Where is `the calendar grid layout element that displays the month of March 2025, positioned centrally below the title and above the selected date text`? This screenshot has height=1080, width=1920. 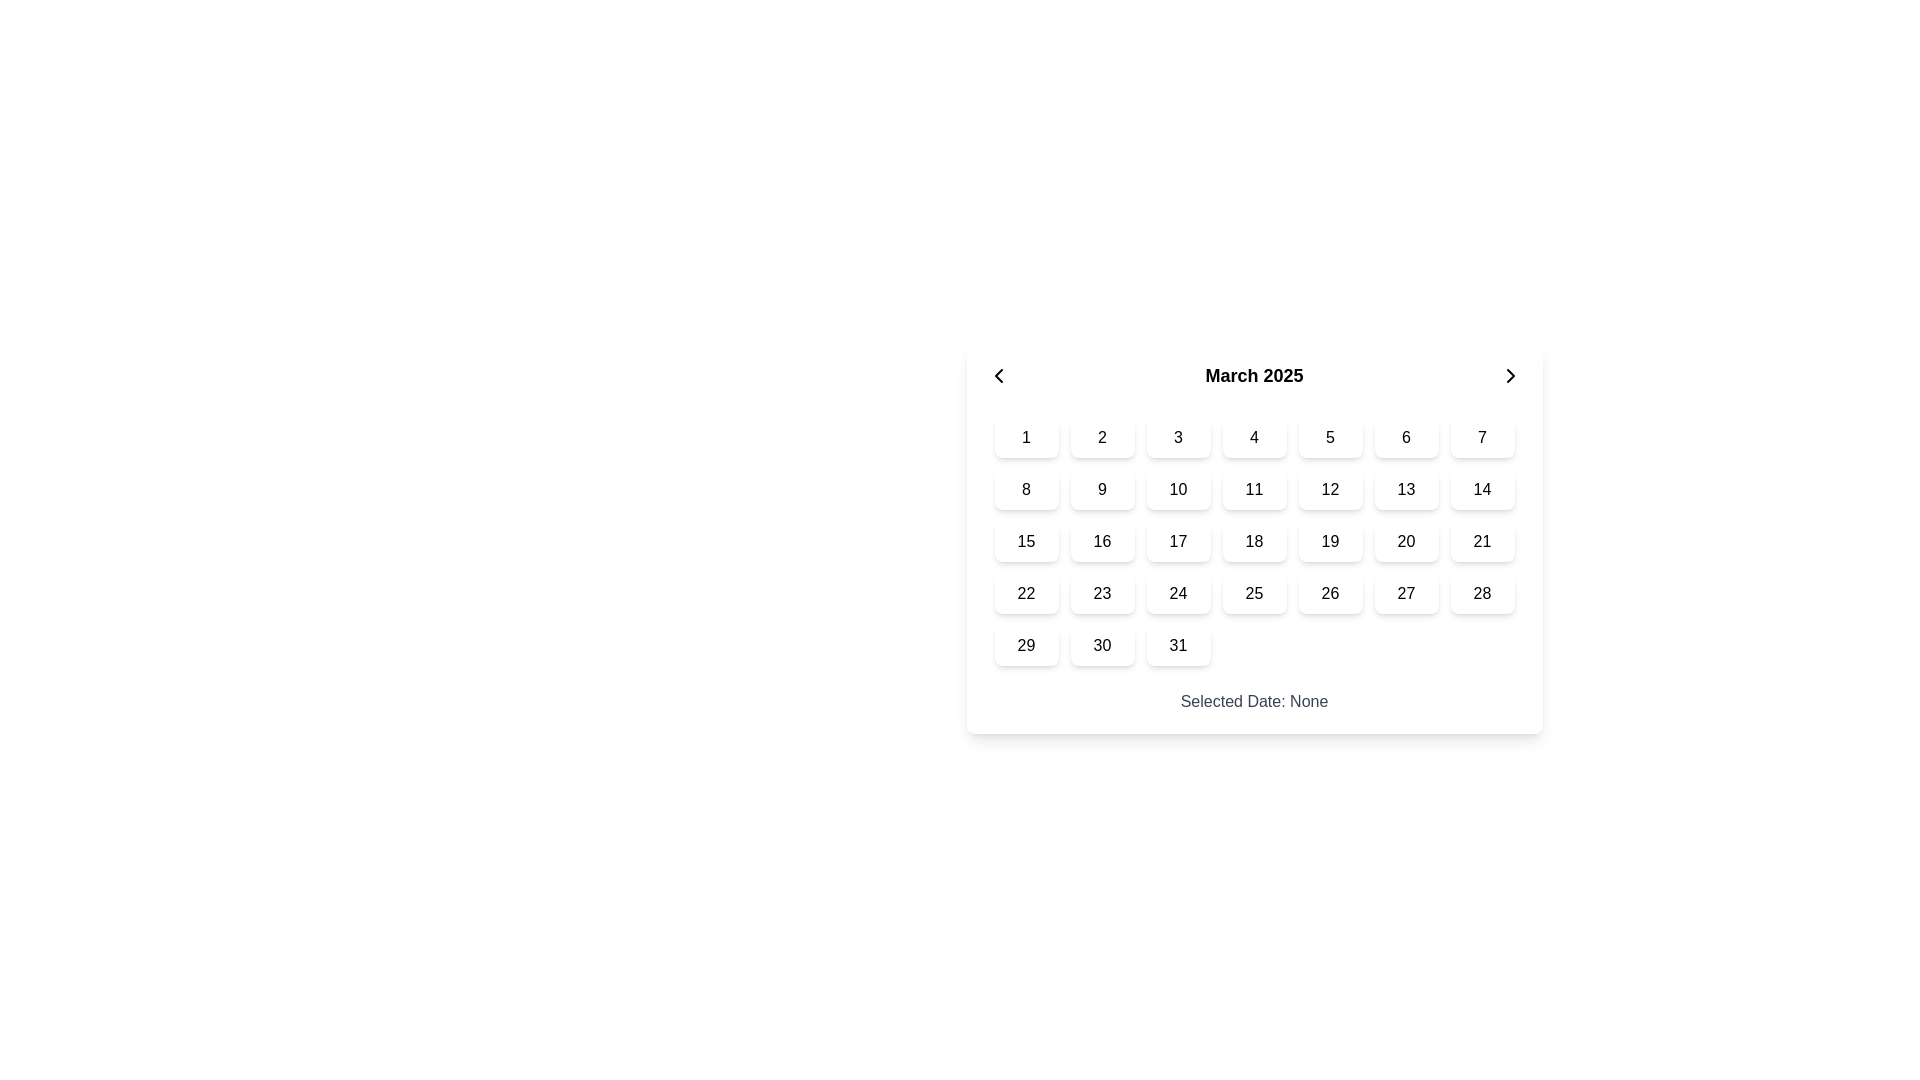 the calendar grid layout element that displays the month of March 2025, positioned centrally below the title and above the selected date text is located at coordinates (1253, 542).